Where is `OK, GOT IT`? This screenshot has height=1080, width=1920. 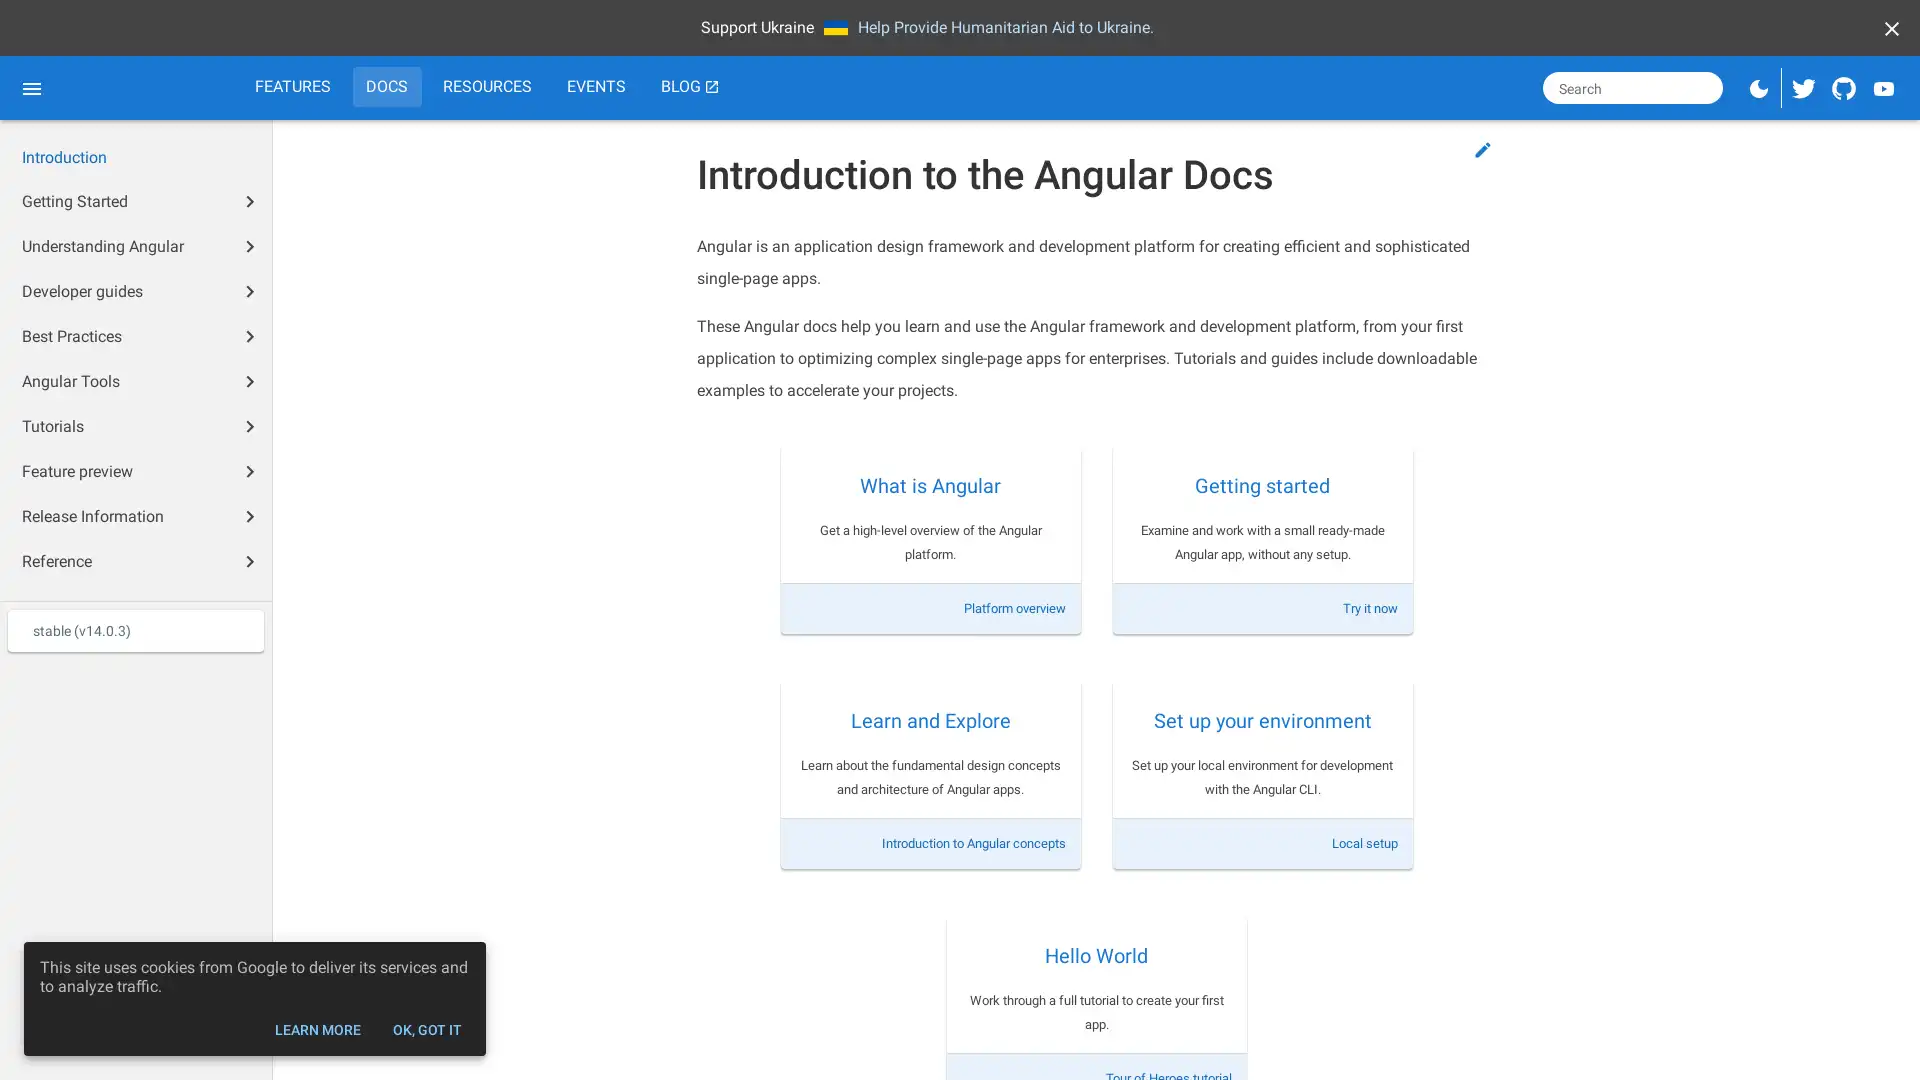
OK, GOT IT is located at coordinates (426, 1029).